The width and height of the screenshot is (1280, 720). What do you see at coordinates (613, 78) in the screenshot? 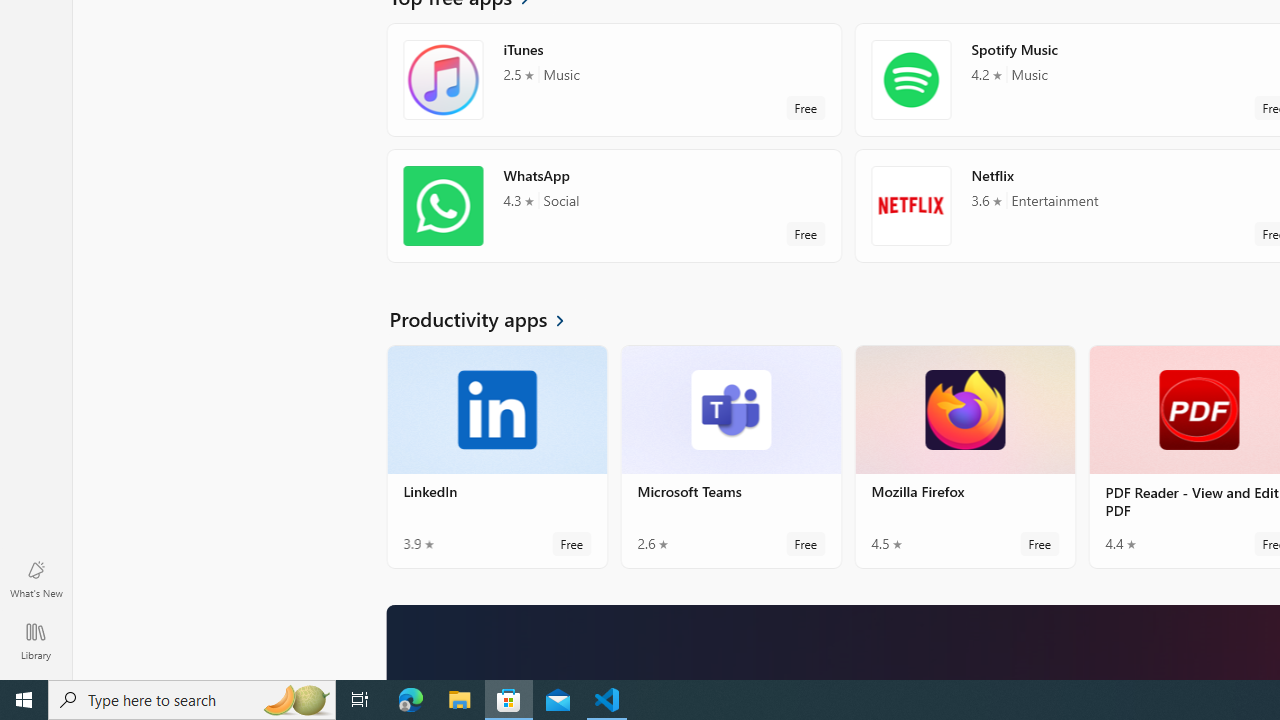
I see `'iTunes. Average rating of 2.5 out of five stars. Free  '` at bounding box center [613, 78].